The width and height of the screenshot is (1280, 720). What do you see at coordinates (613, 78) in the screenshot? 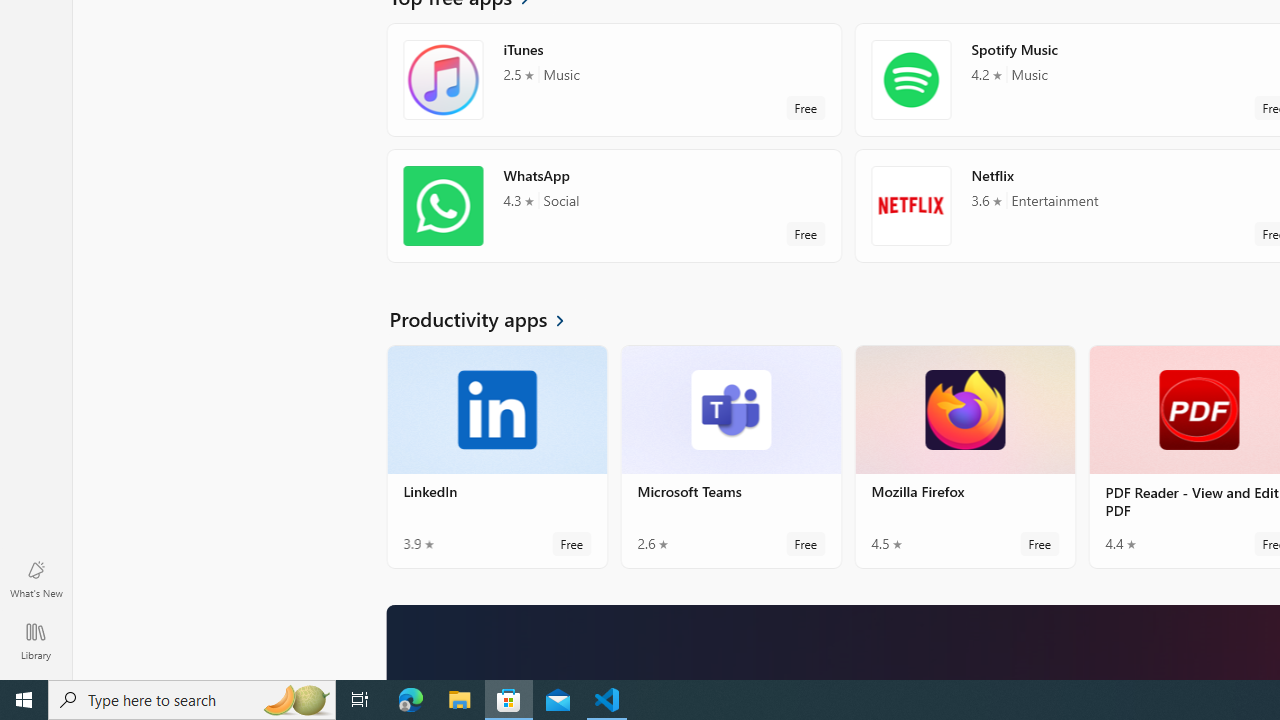
I see `'iTunes. Average rating of 2.5 out of five stars. Free  '` at bounding box center [613, 78].